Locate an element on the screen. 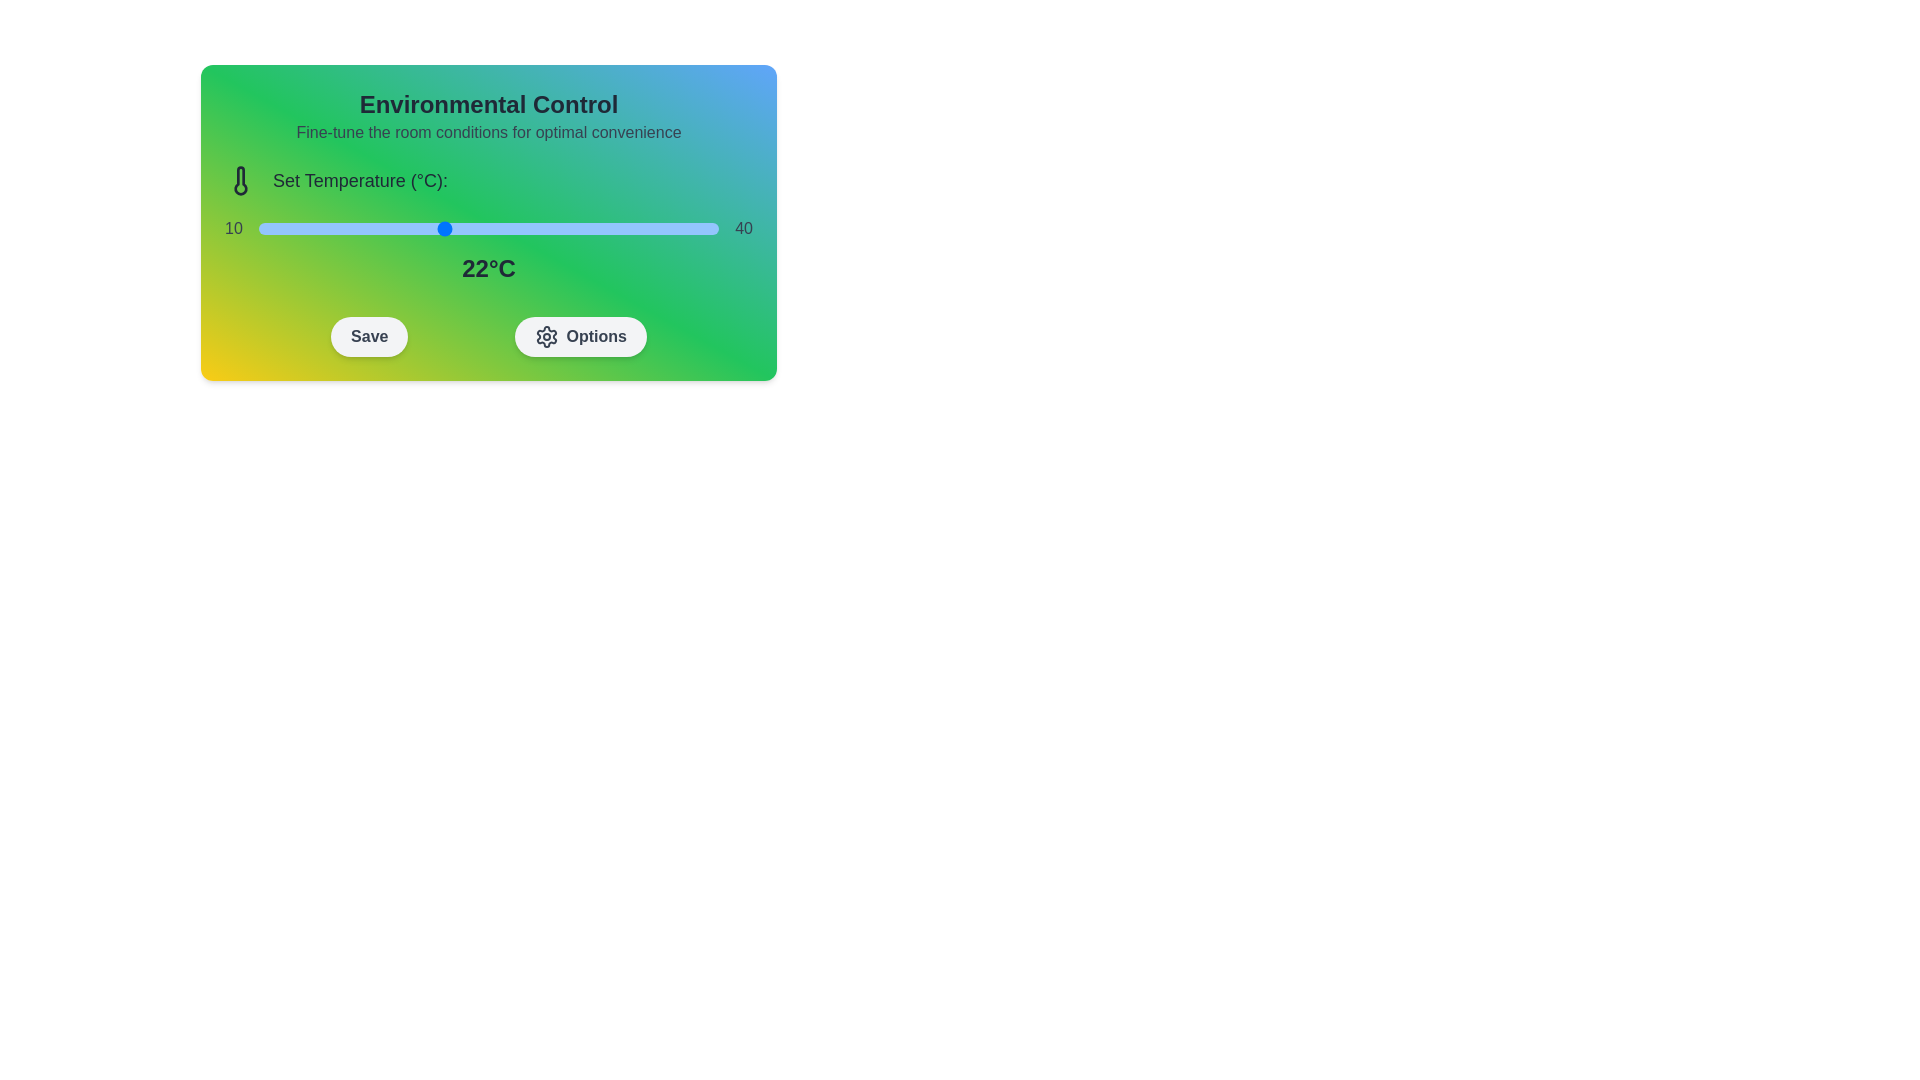 The image size is (1920, 1080). the temperature is located at coordinates (673, 227).